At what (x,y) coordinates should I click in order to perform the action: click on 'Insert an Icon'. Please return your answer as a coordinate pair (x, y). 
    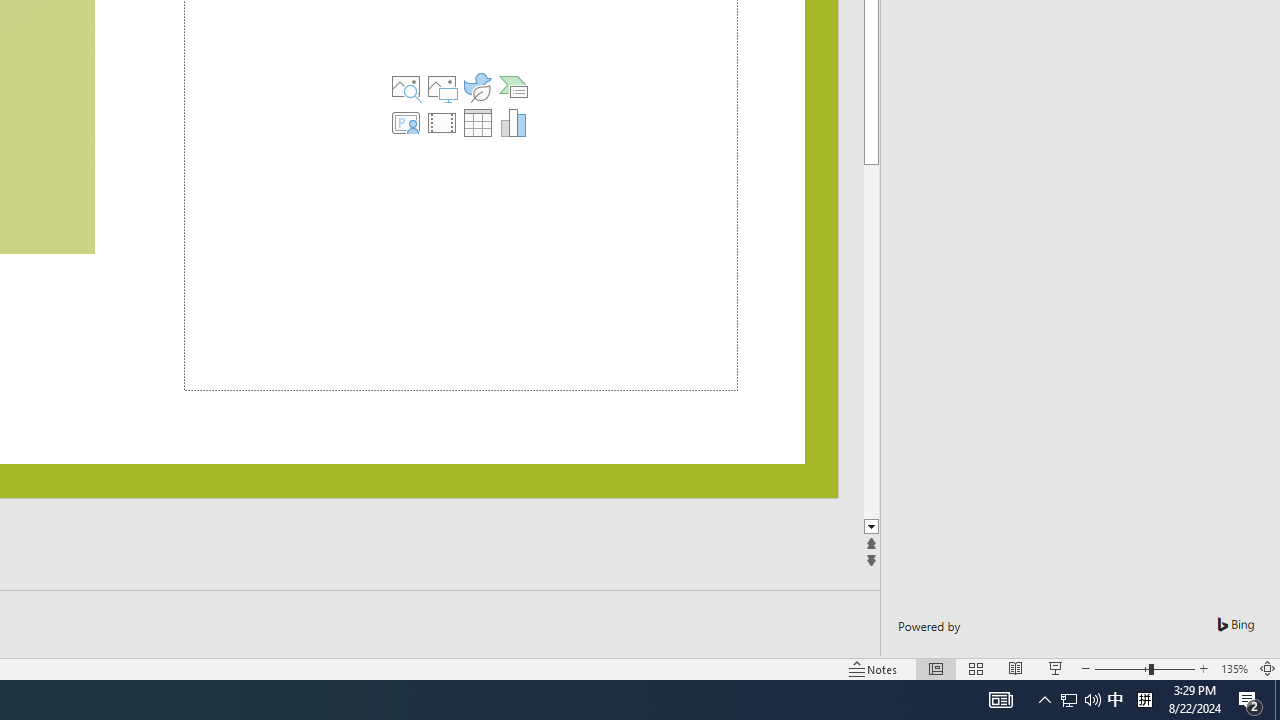
    Looking at the image, I should click on (477, 86).